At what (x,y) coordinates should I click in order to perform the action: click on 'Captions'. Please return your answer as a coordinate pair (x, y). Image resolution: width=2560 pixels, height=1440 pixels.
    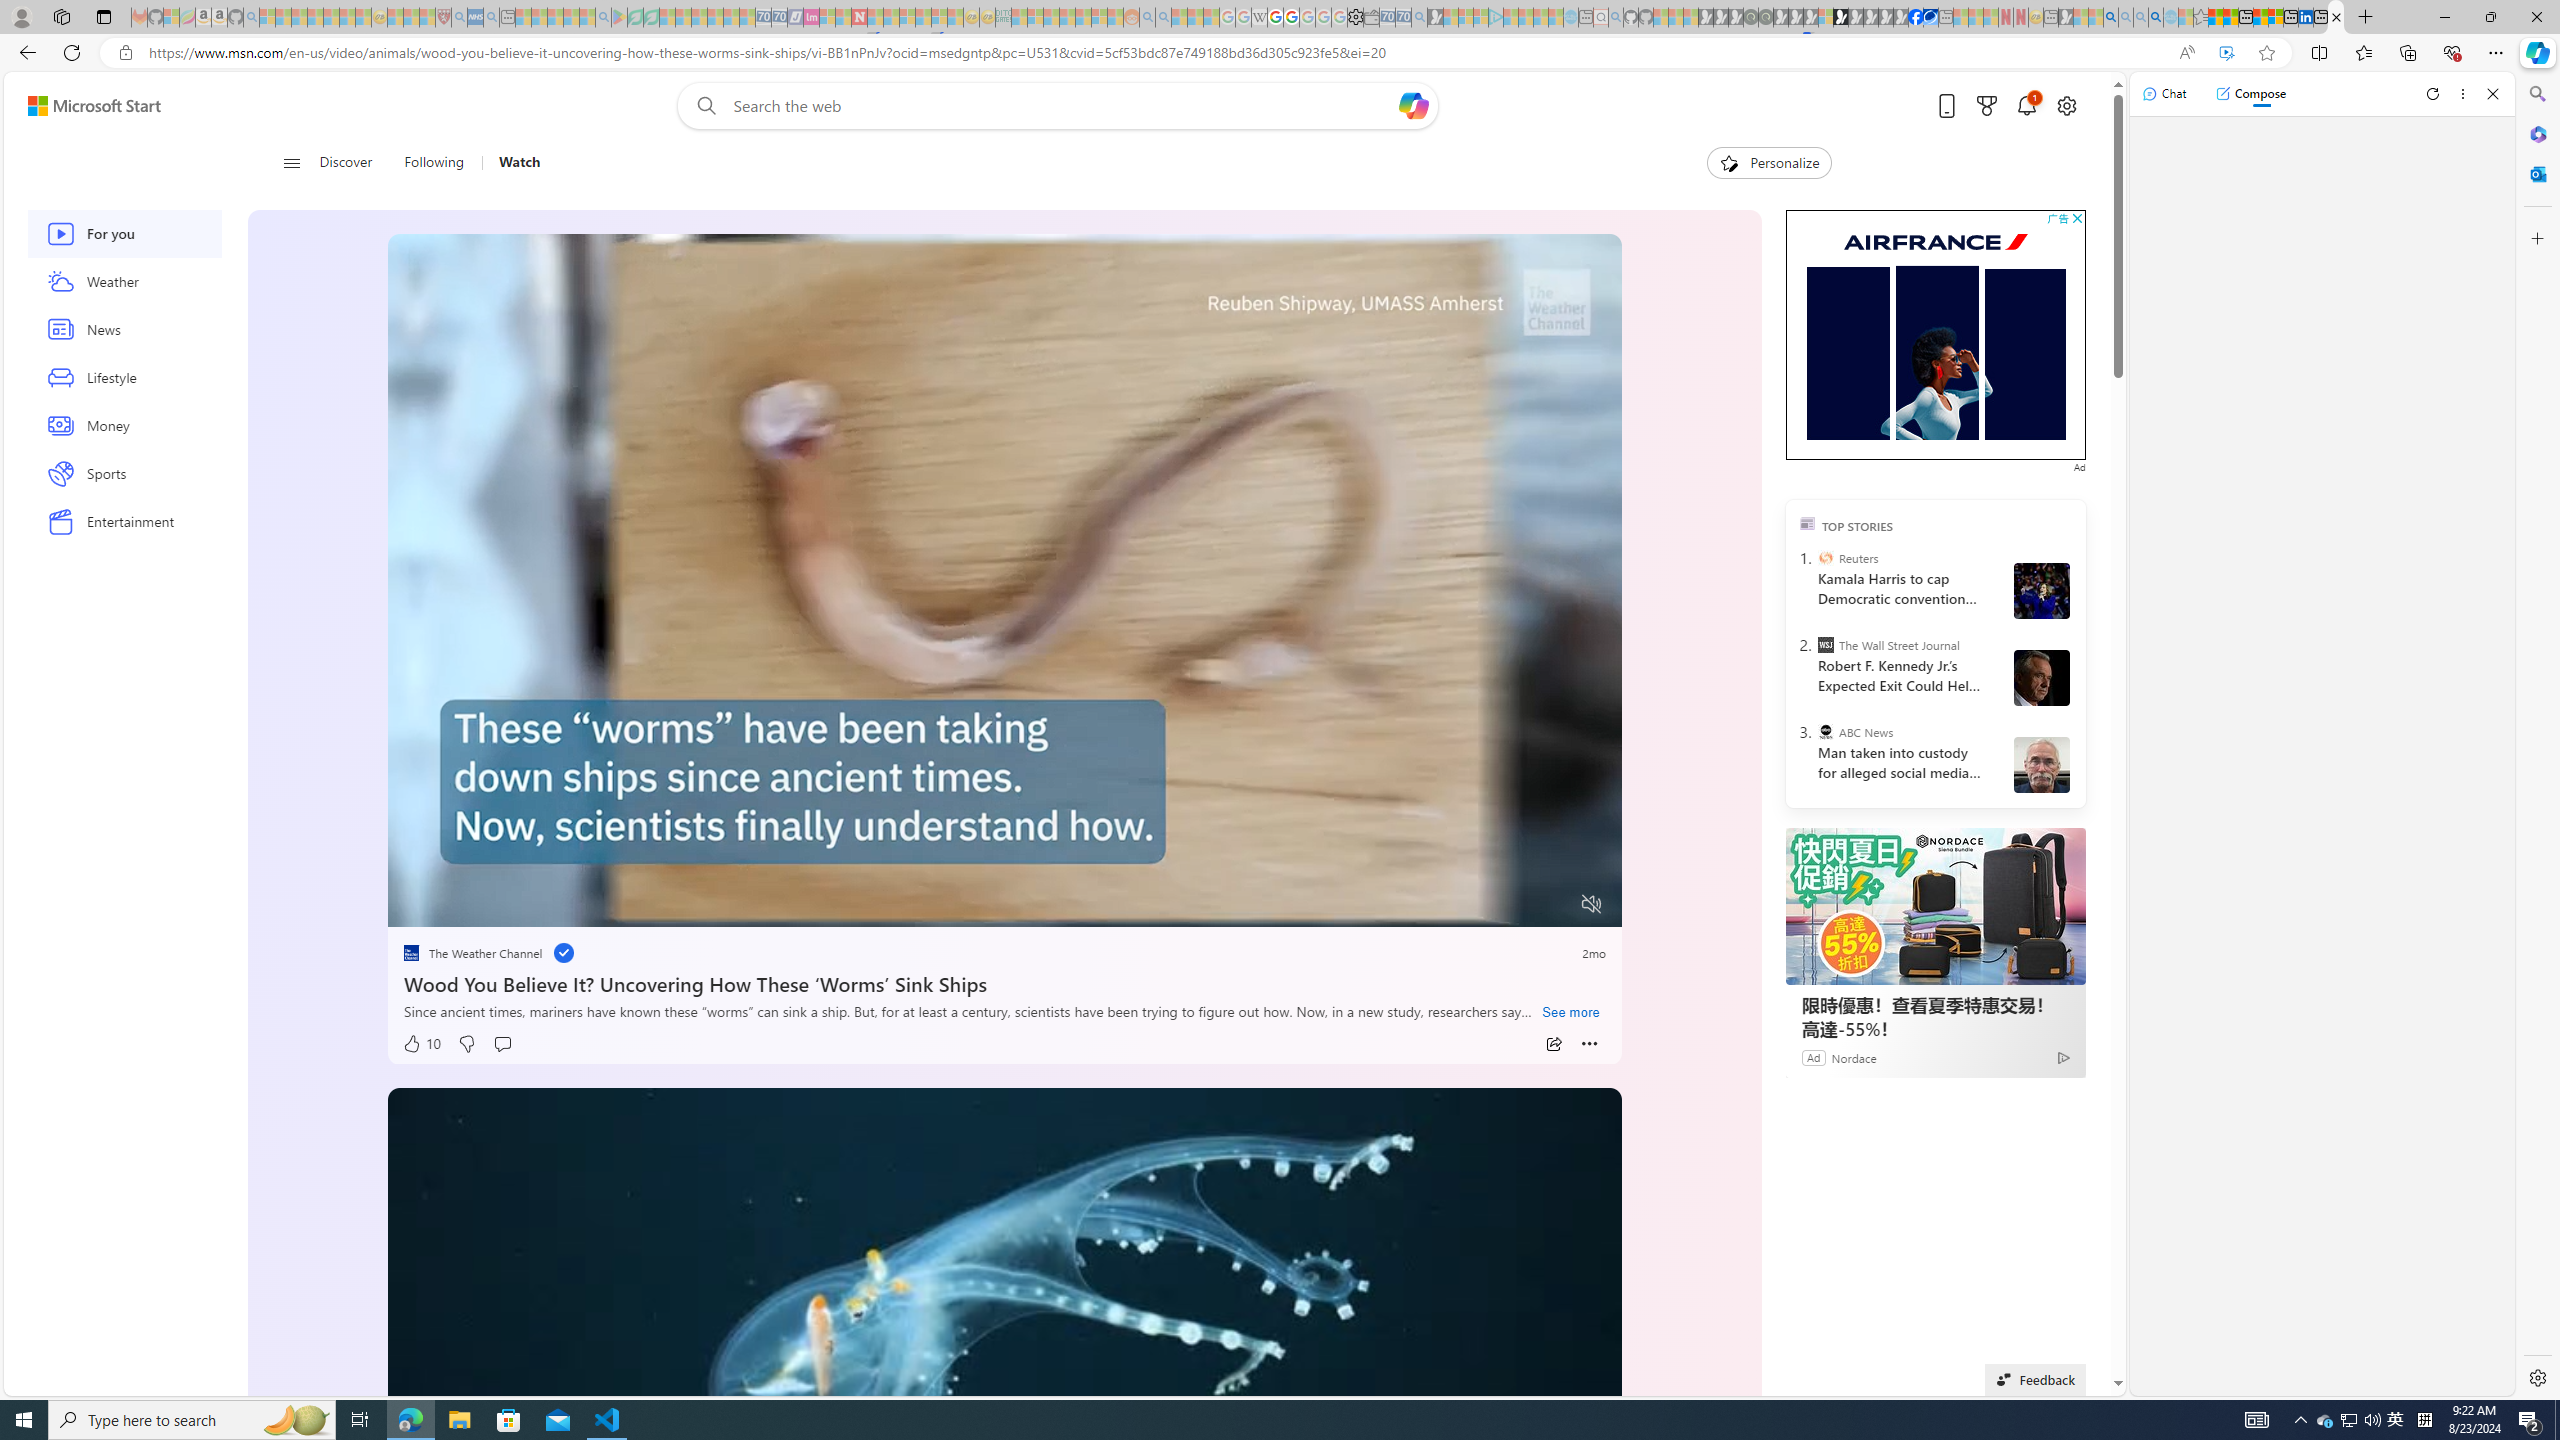
    Looking at the image, I should click on (1513, 903).